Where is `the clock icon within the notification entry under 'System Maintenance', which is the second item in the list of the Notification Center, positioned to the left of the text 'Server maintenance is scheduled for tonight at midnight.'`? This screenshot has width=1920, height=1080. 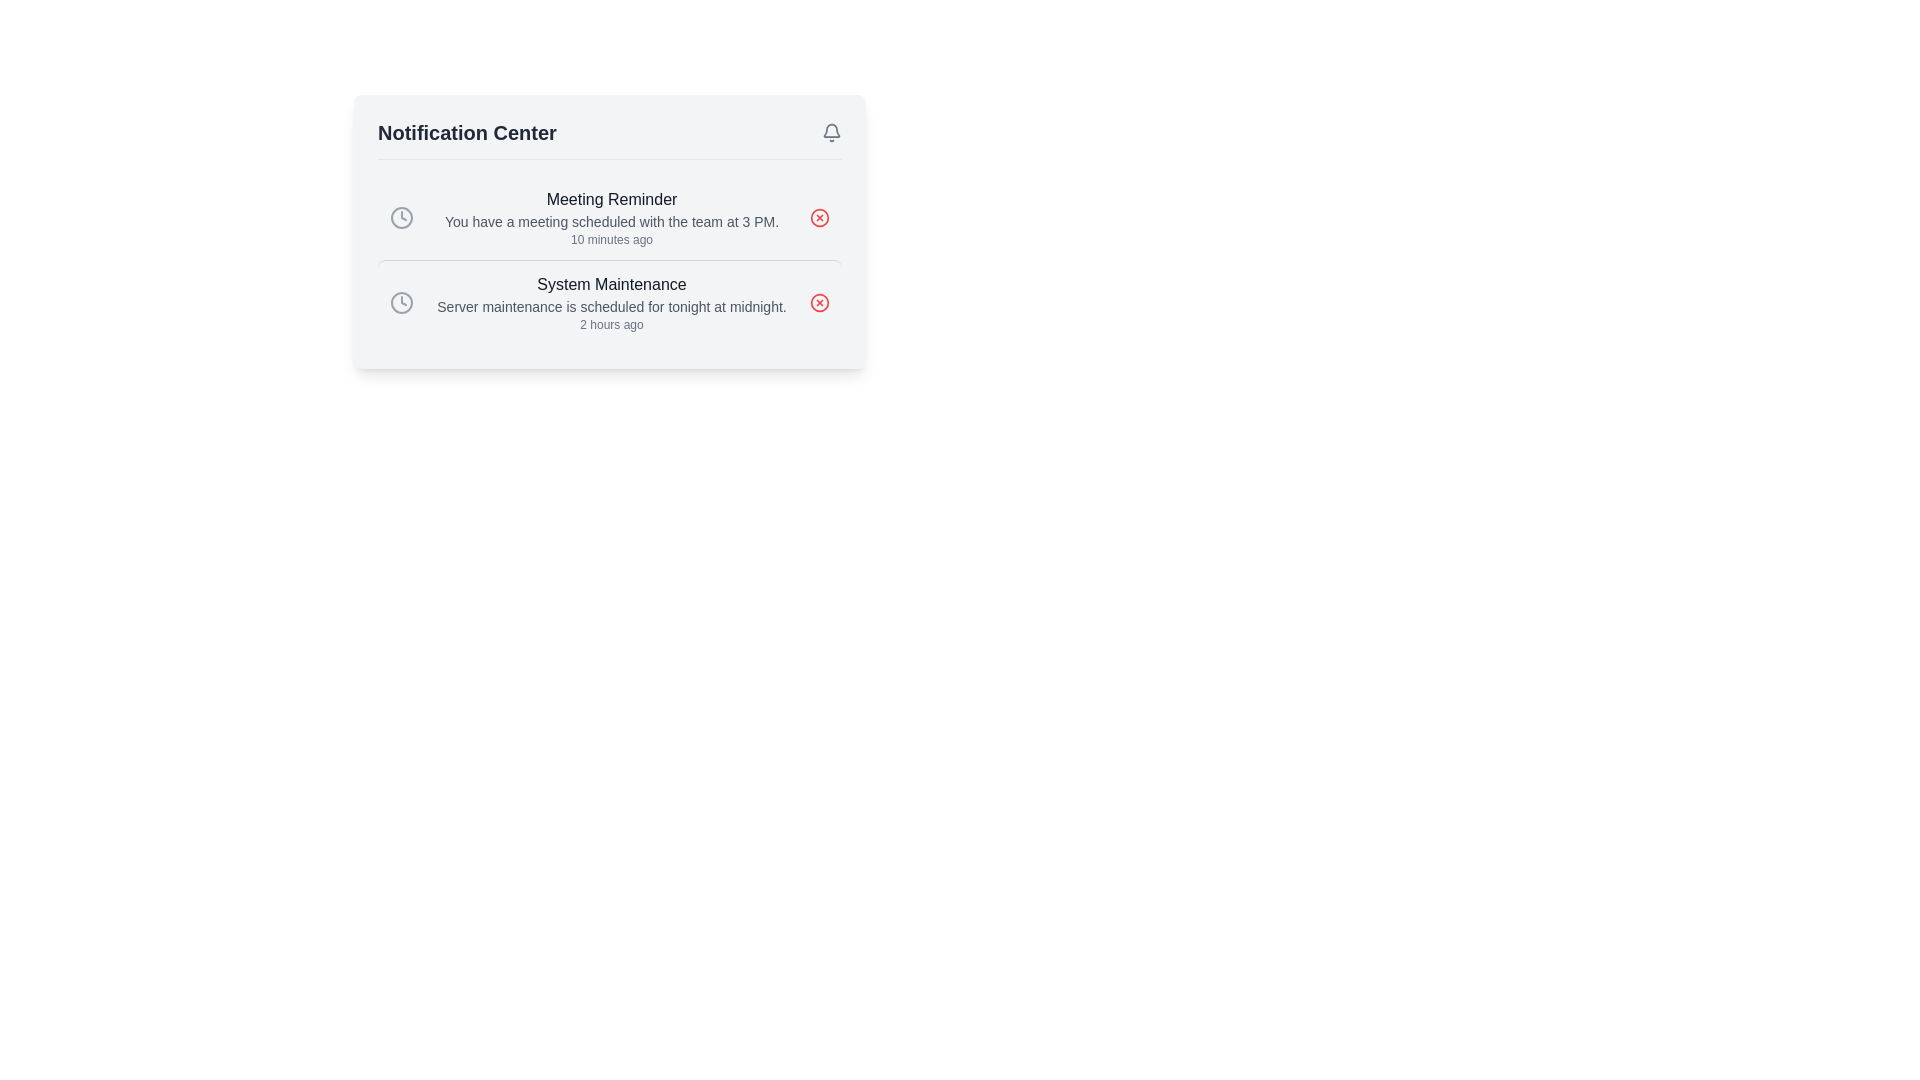 the clock icon within the notification entry under 'System Maintenance', which is the second item in the list of the Notification Center, positioned to the left of the text 'Server maintenance is scheduled for tonight at midnight.' is located at coordinates (401, 303).